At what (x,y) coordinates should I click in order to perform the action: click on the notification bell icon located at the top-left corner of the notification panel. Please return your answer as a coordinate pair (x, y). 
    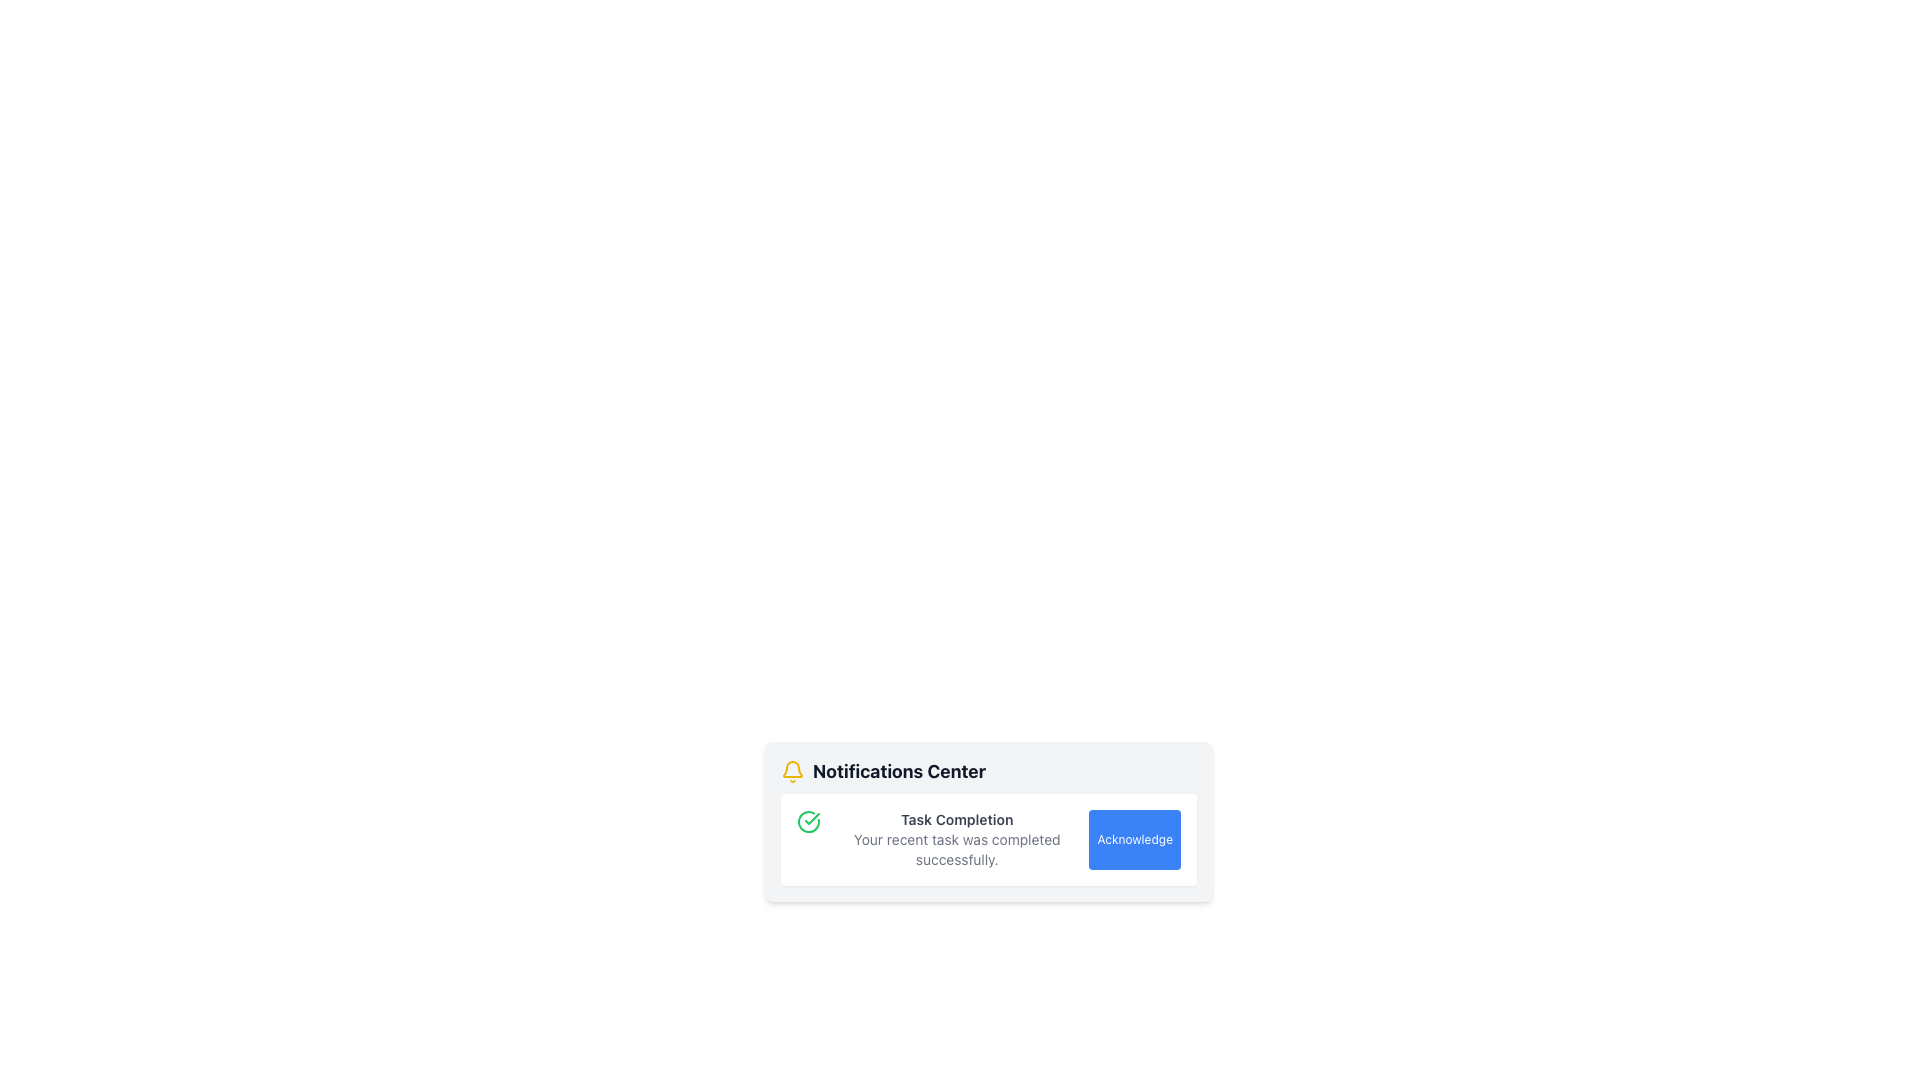
    Looking at the image, I should click on (791, 768).